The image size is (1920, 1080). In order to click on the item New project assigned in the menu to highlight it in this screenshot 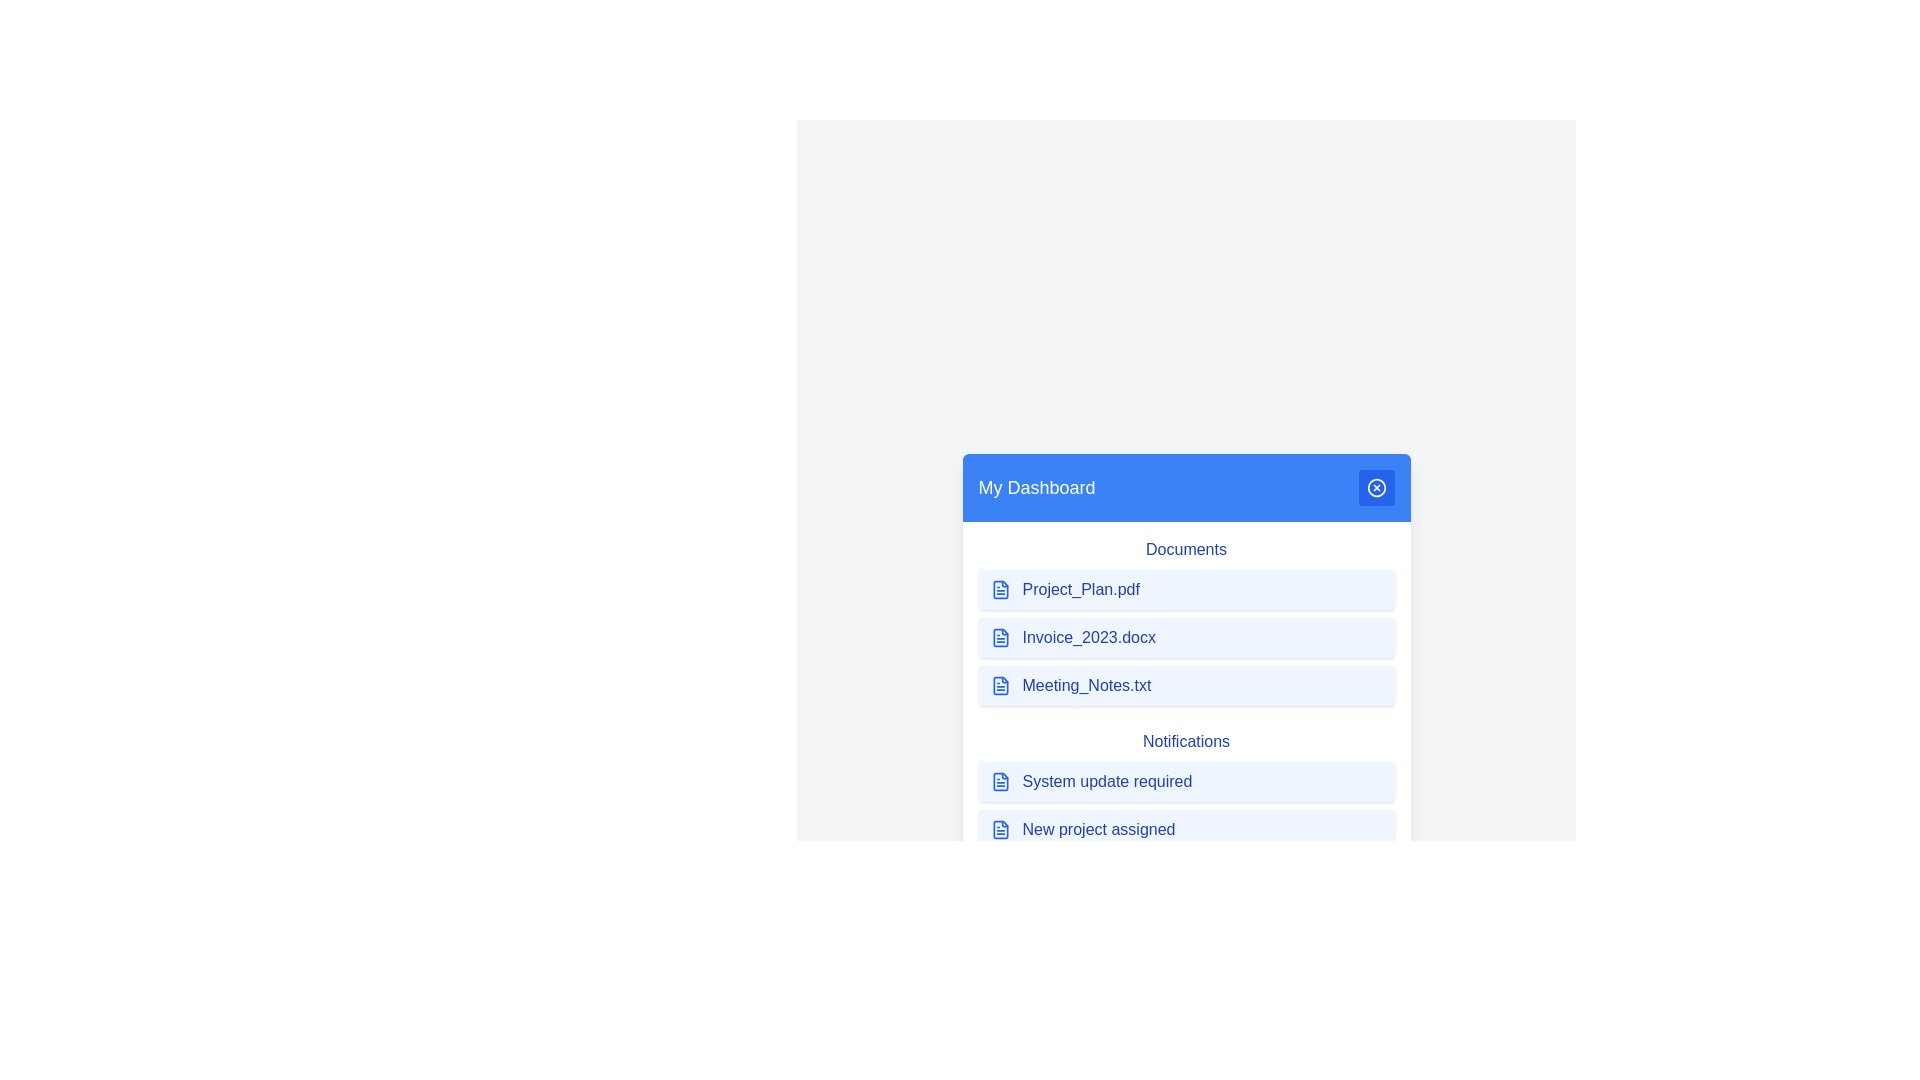, I will do `click(1186, 829)`.